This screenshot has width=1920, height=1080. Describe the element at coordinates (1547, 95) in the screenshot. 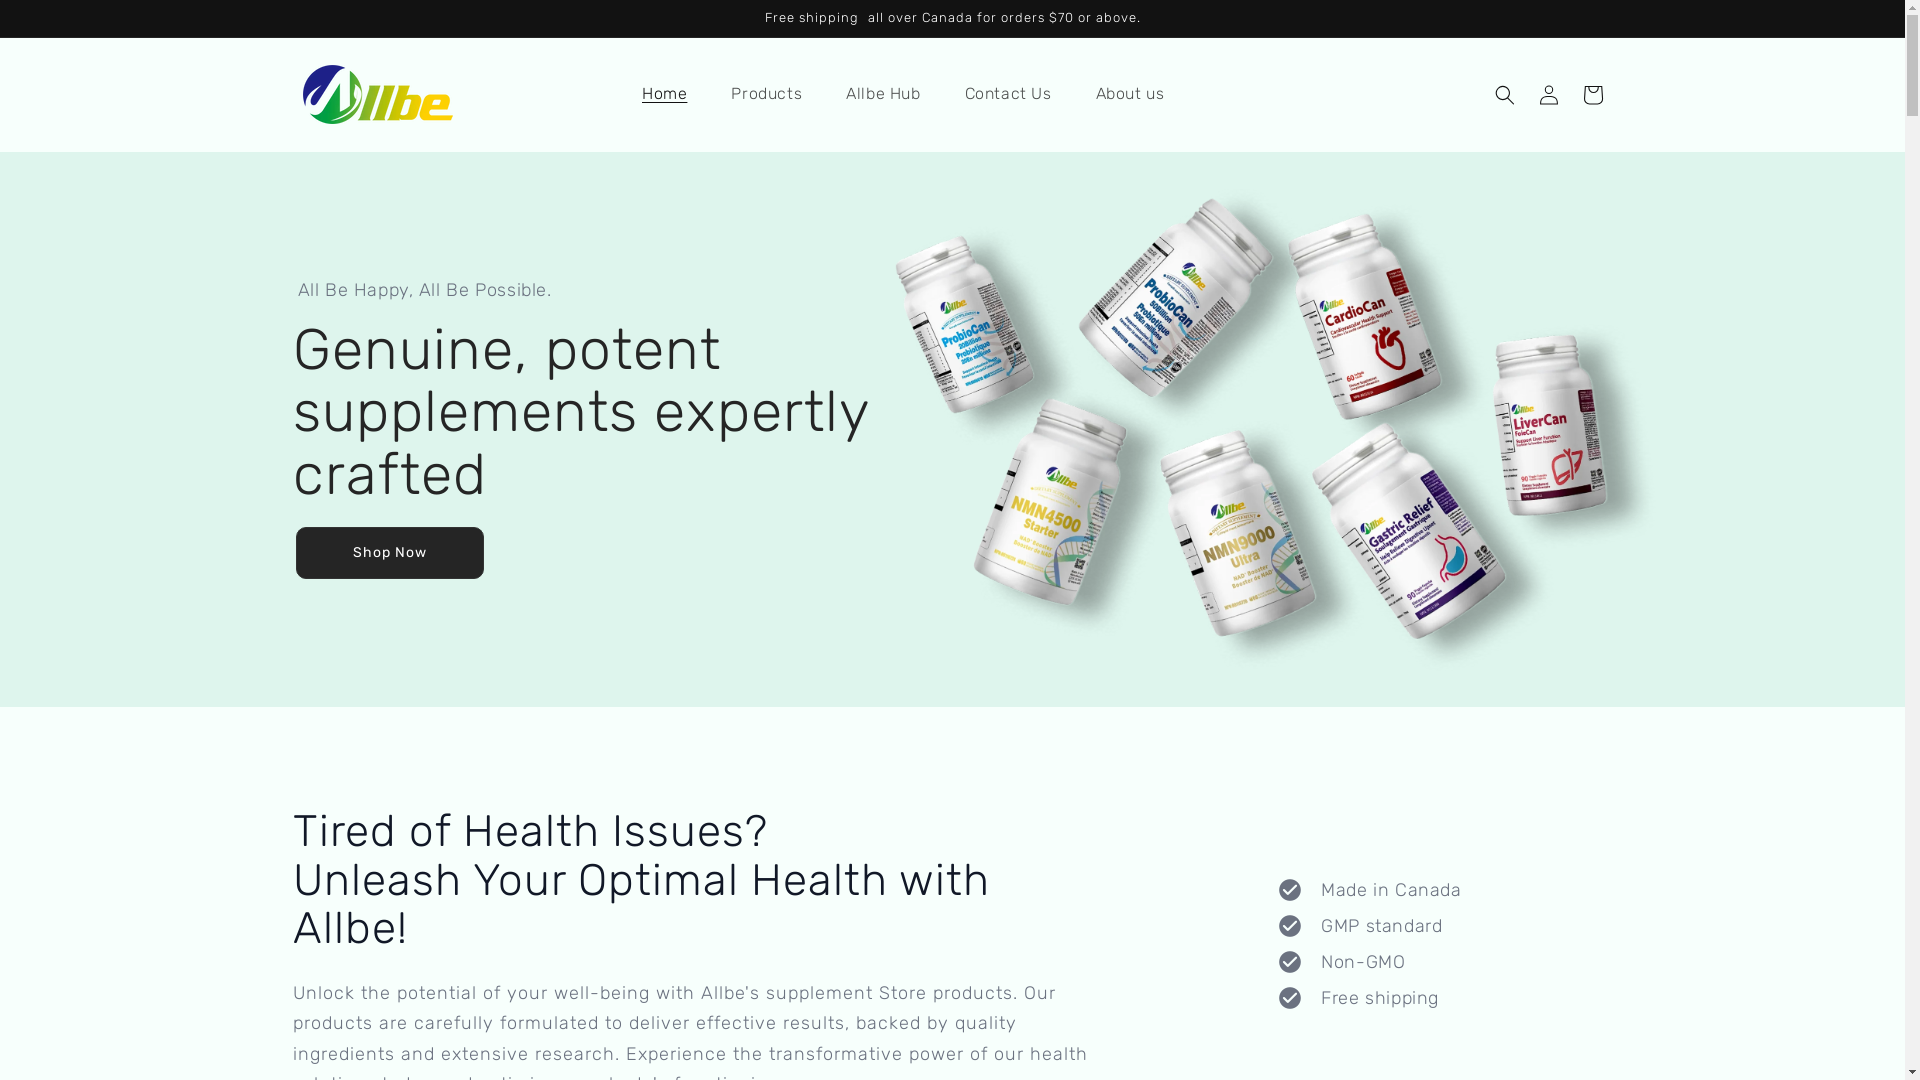

I see `'Log in'` at that location.